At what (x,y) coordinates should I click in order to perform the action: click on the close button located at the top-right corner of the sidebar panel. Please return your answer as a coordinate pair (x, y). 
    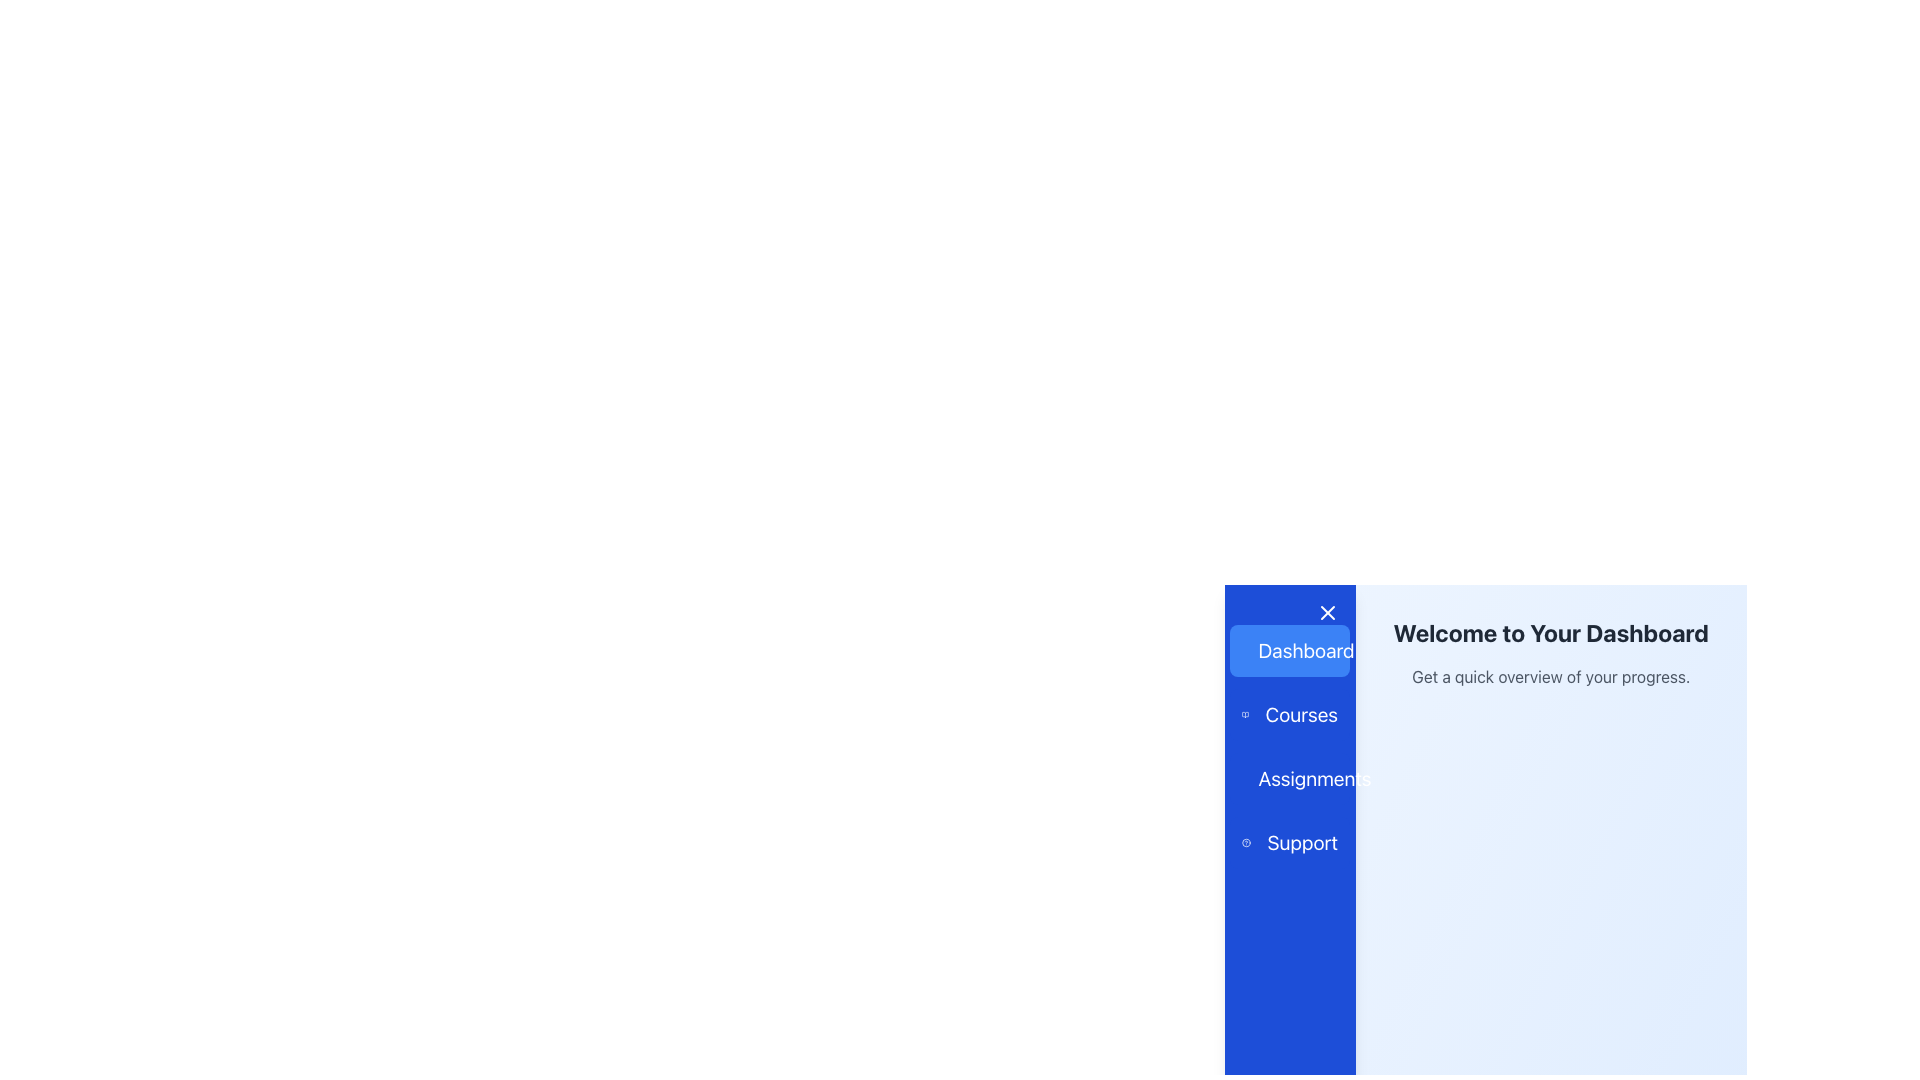
    Looking at the image, I should click on (1327, 612).